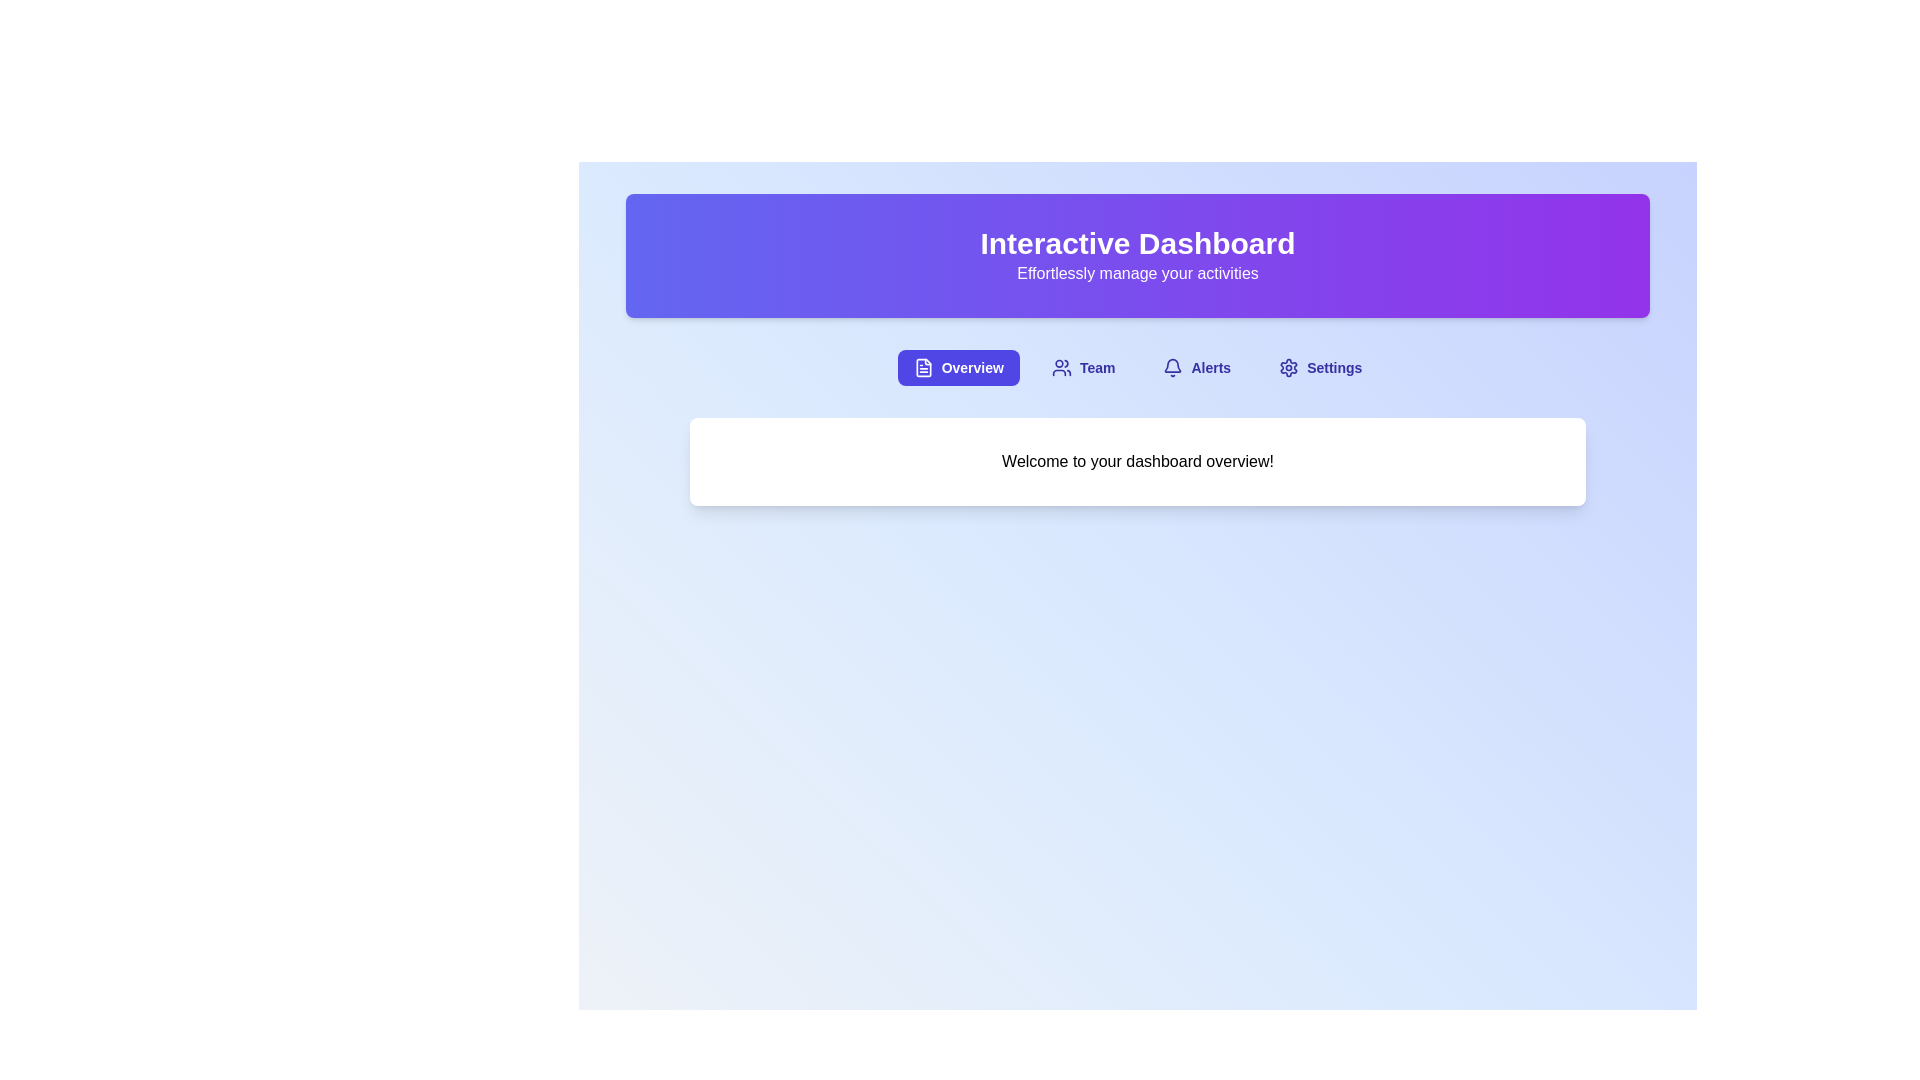  Describe the element at coordinates (1137, 367) in the screenshot. I see `accessibility features of the 'Overview' button in the Navigation Bar, which is currently highlighted with a dark blue background and white text` at that location.